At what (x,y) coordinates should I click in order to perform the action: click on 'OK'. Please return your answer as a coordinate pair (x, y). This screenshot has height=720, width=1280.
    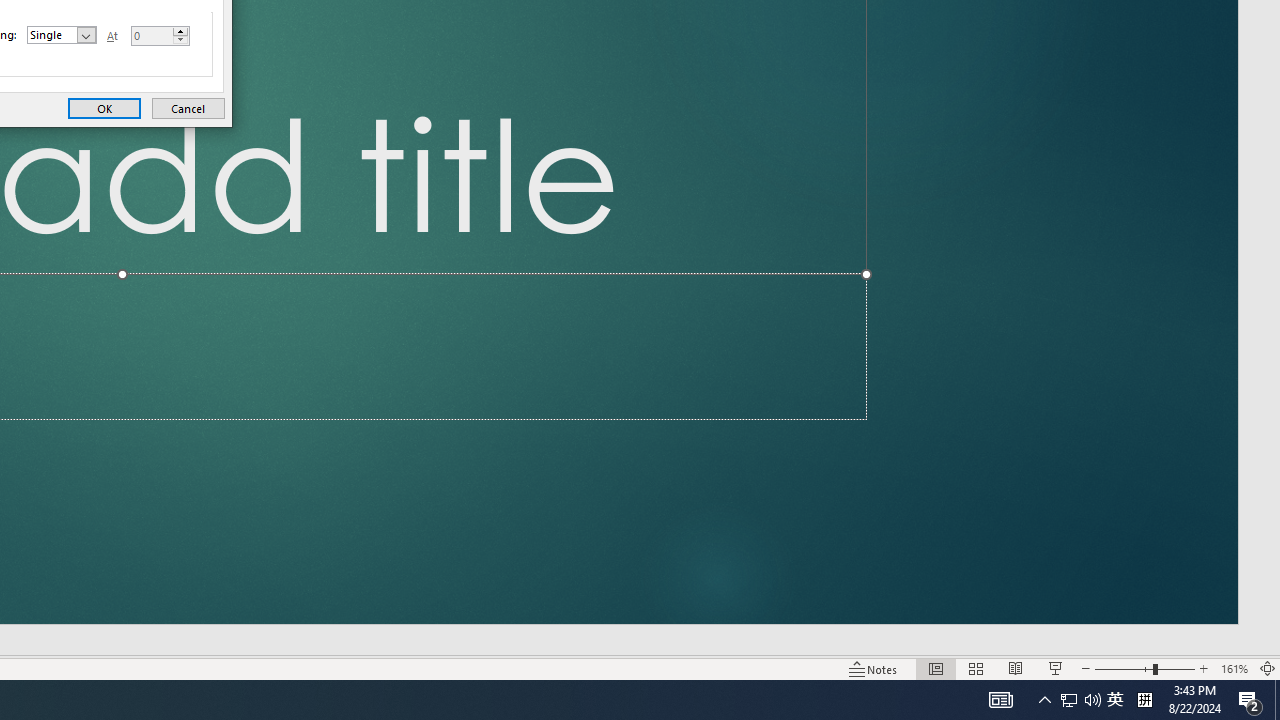
    Looking at the image, I should click on (103, 108).